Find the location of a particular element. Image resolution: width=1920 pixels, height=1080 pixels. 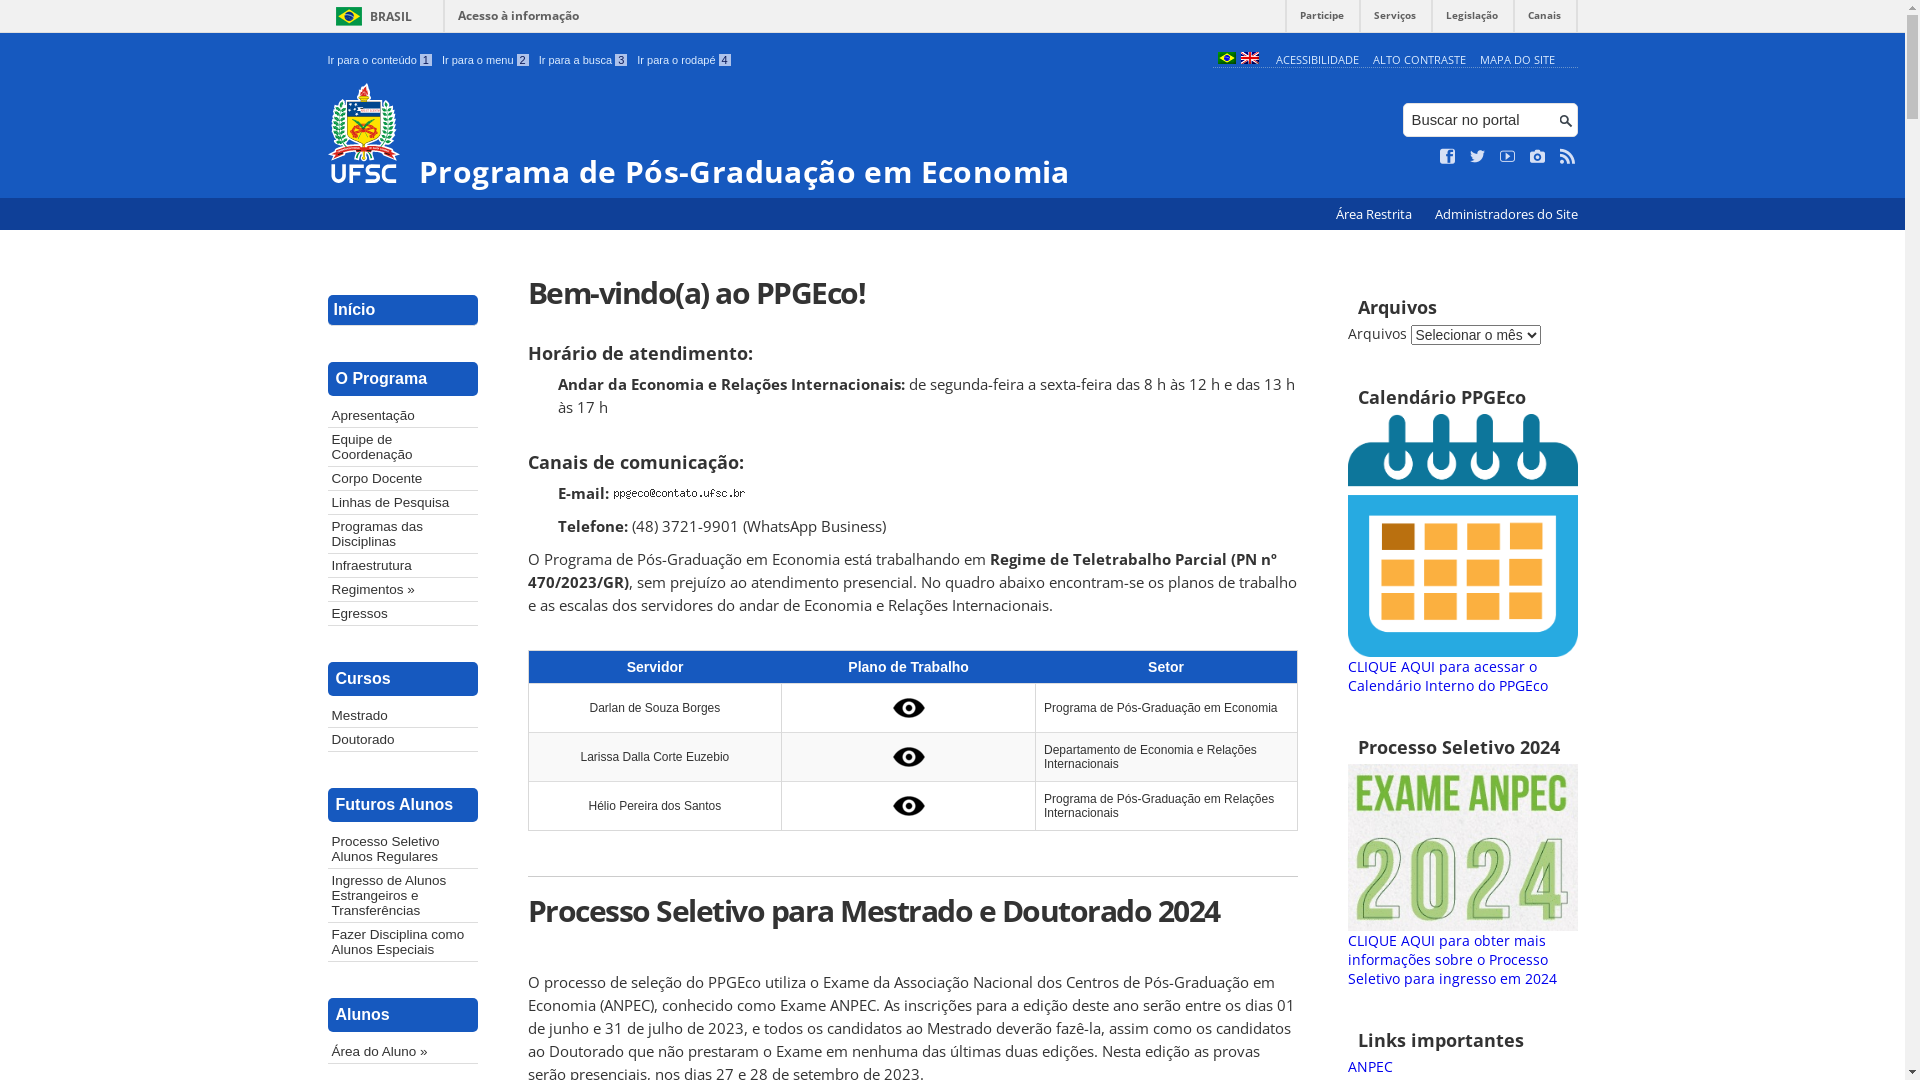

'Veja no Instagram' is located at coordinates (1536, 156).